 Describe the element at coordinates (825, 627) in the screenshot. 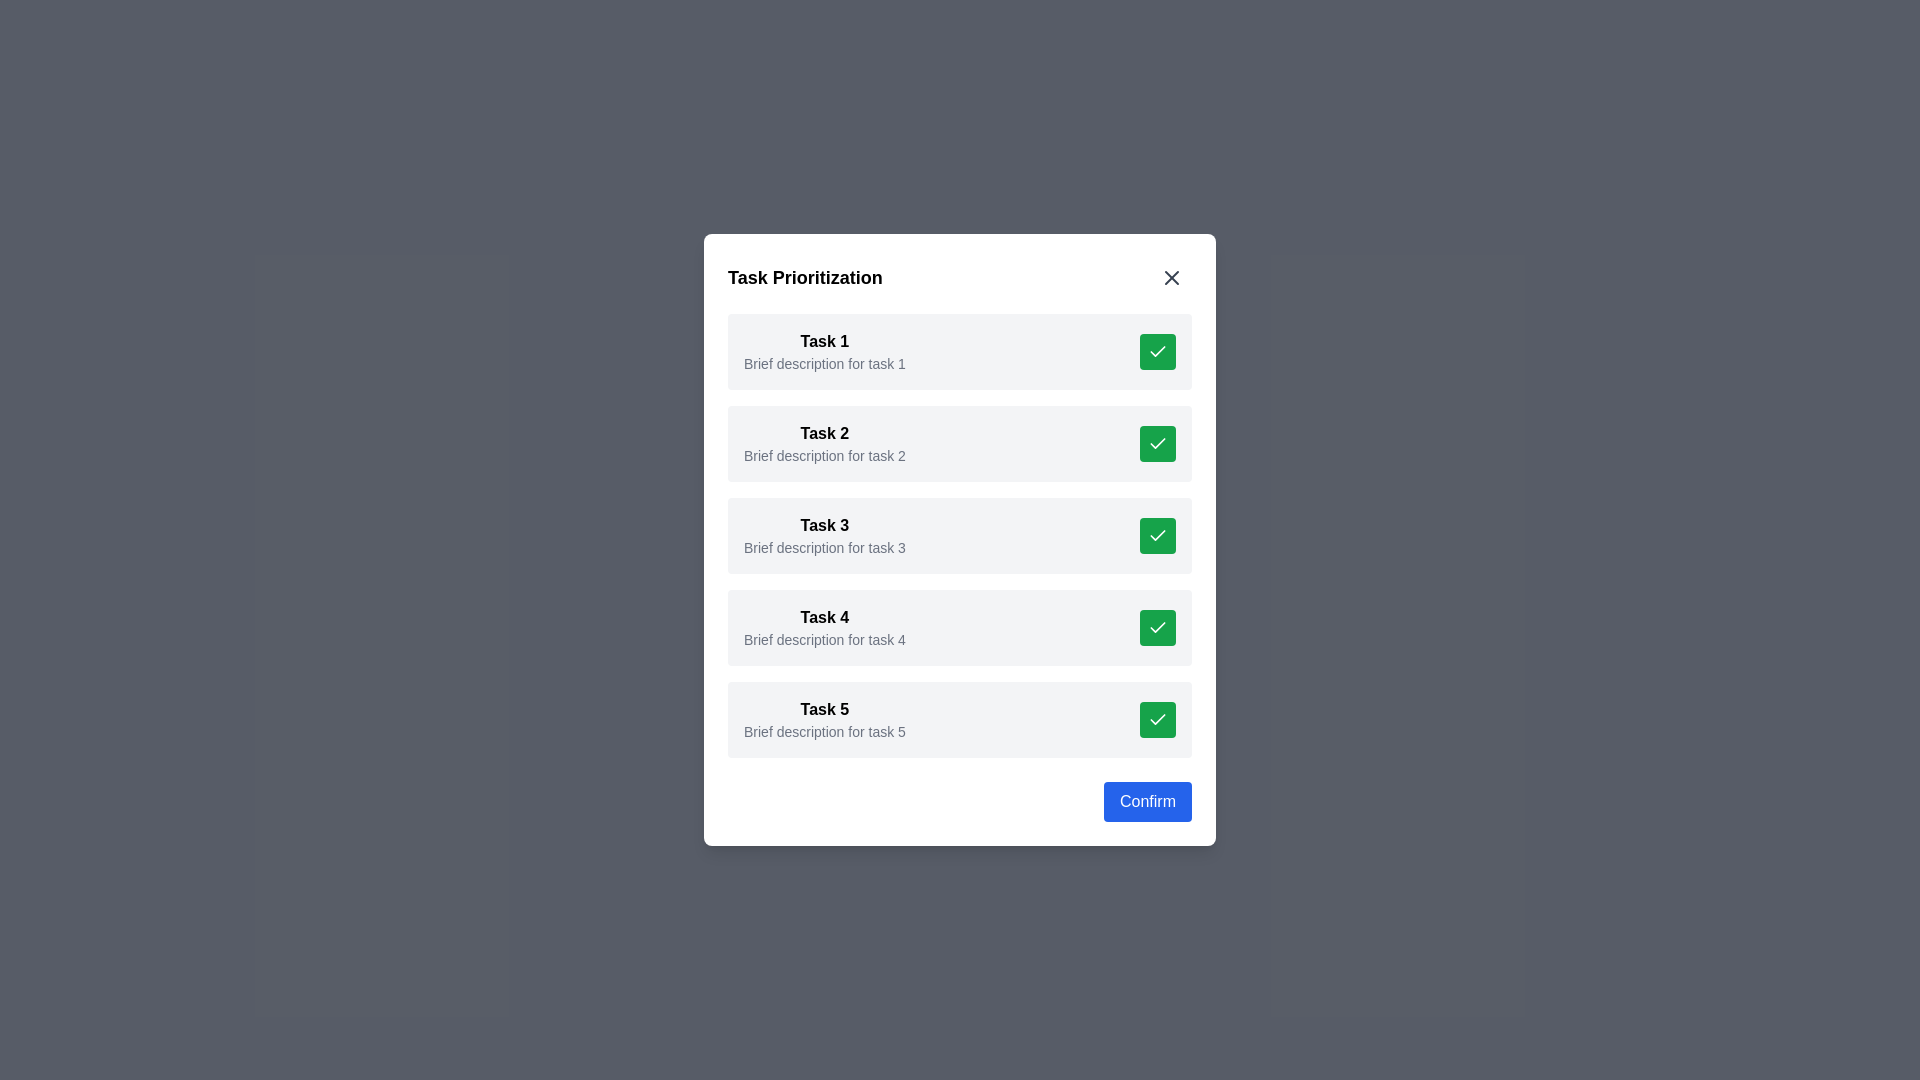

I see `the text in the text display component titled 'Task 4' with a description 'Brief description for task 4.'` at that location.